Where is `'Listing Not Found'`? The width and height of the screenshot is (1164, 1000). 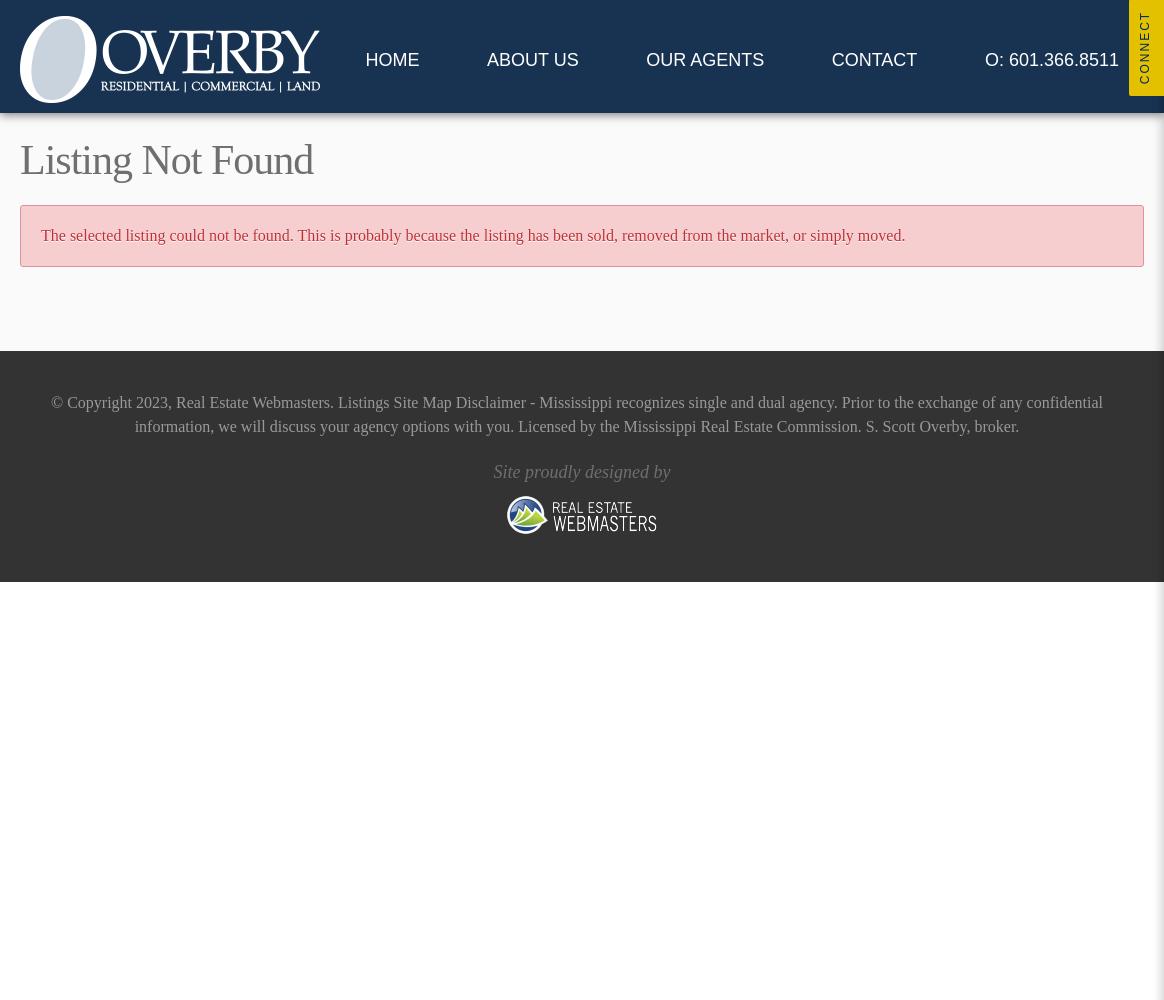 'Listing Not Found' is located at coordinates (20, 160).